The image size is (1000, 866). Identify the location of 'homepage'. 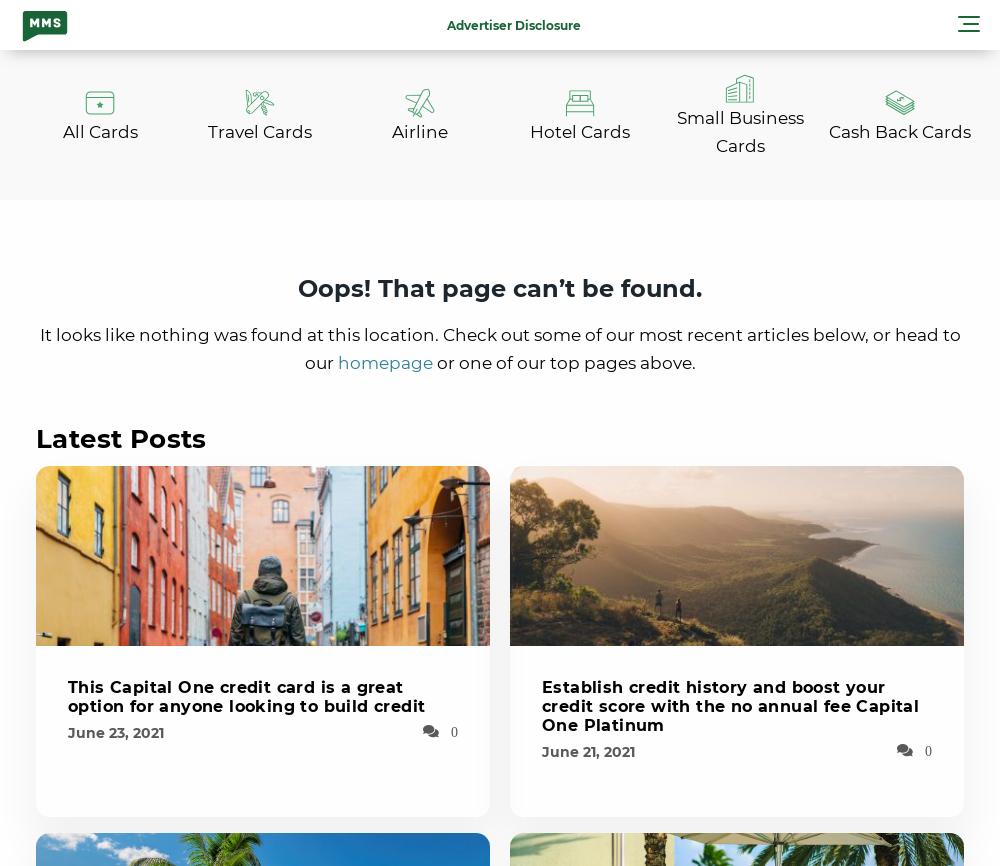
(384, 362).